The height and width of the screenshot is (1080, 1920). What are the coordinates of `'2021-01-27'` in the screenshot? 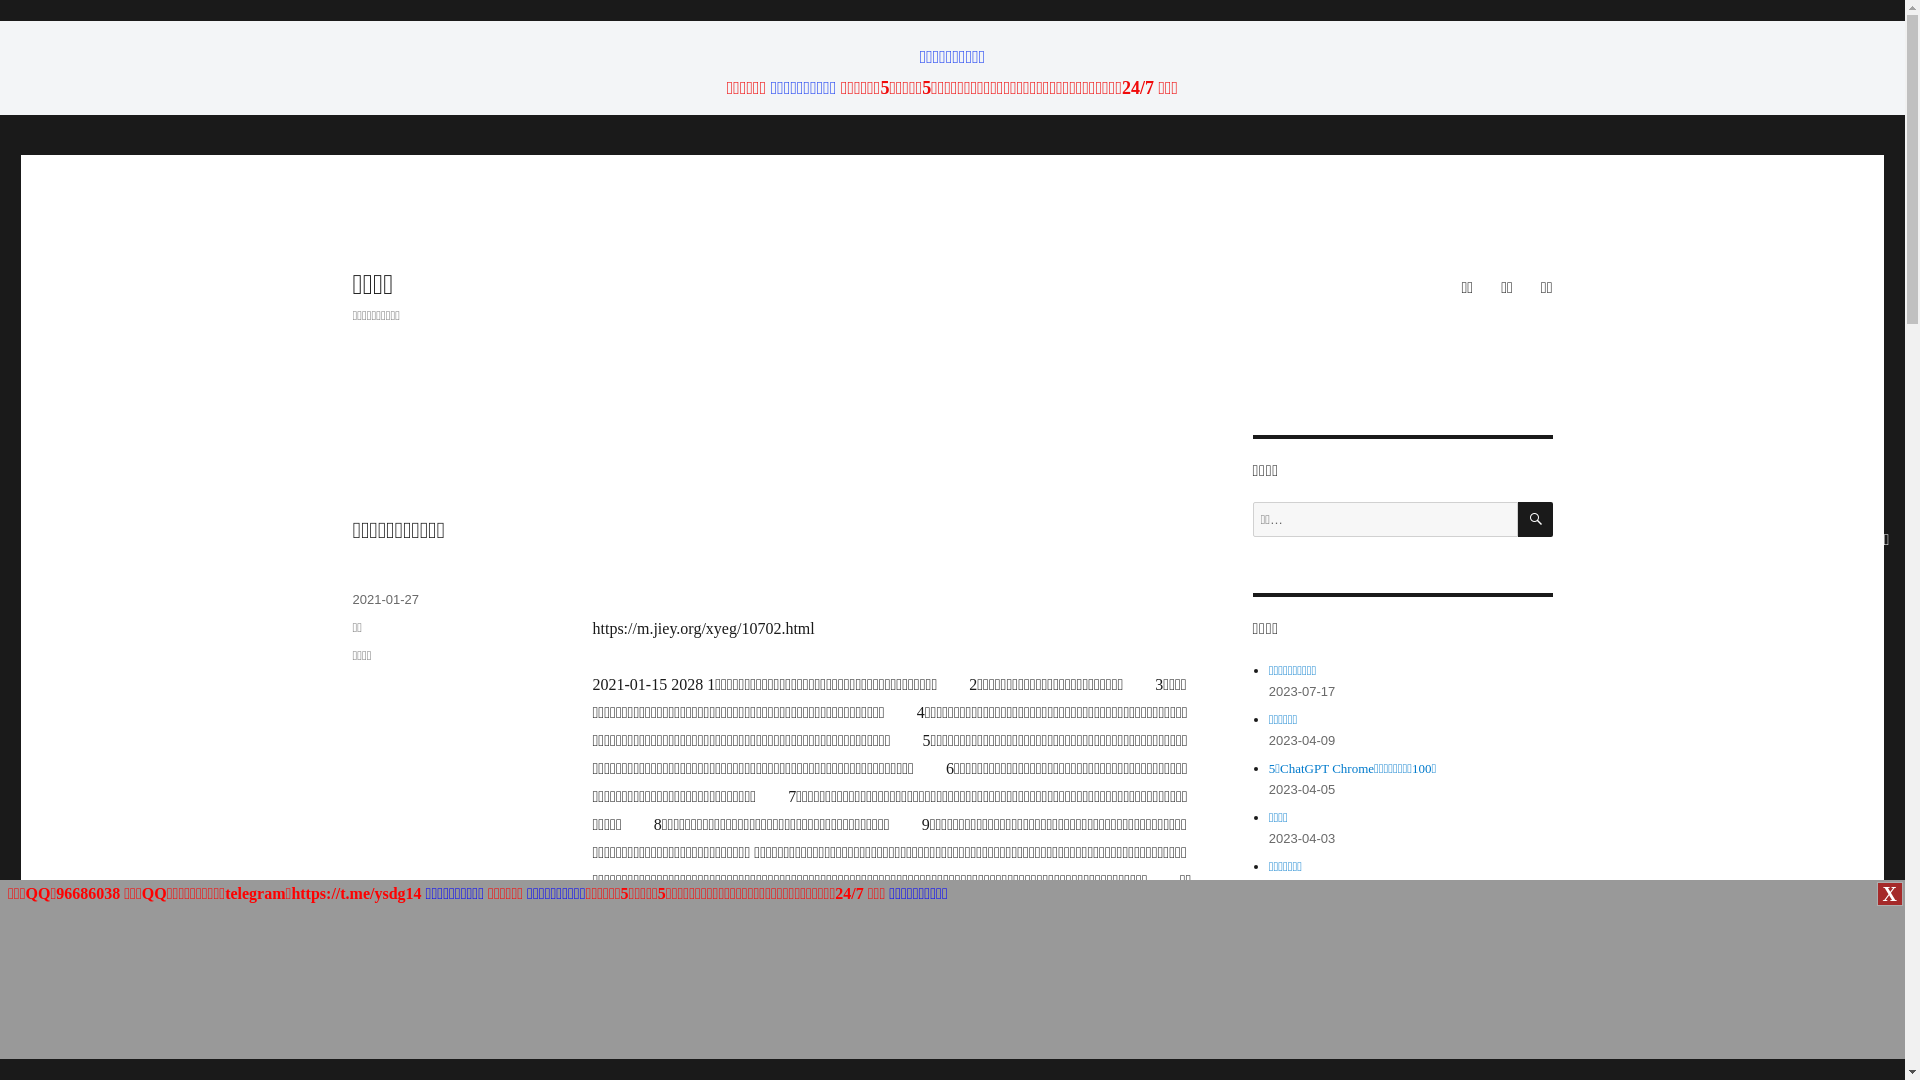 It's located at (385, 598).